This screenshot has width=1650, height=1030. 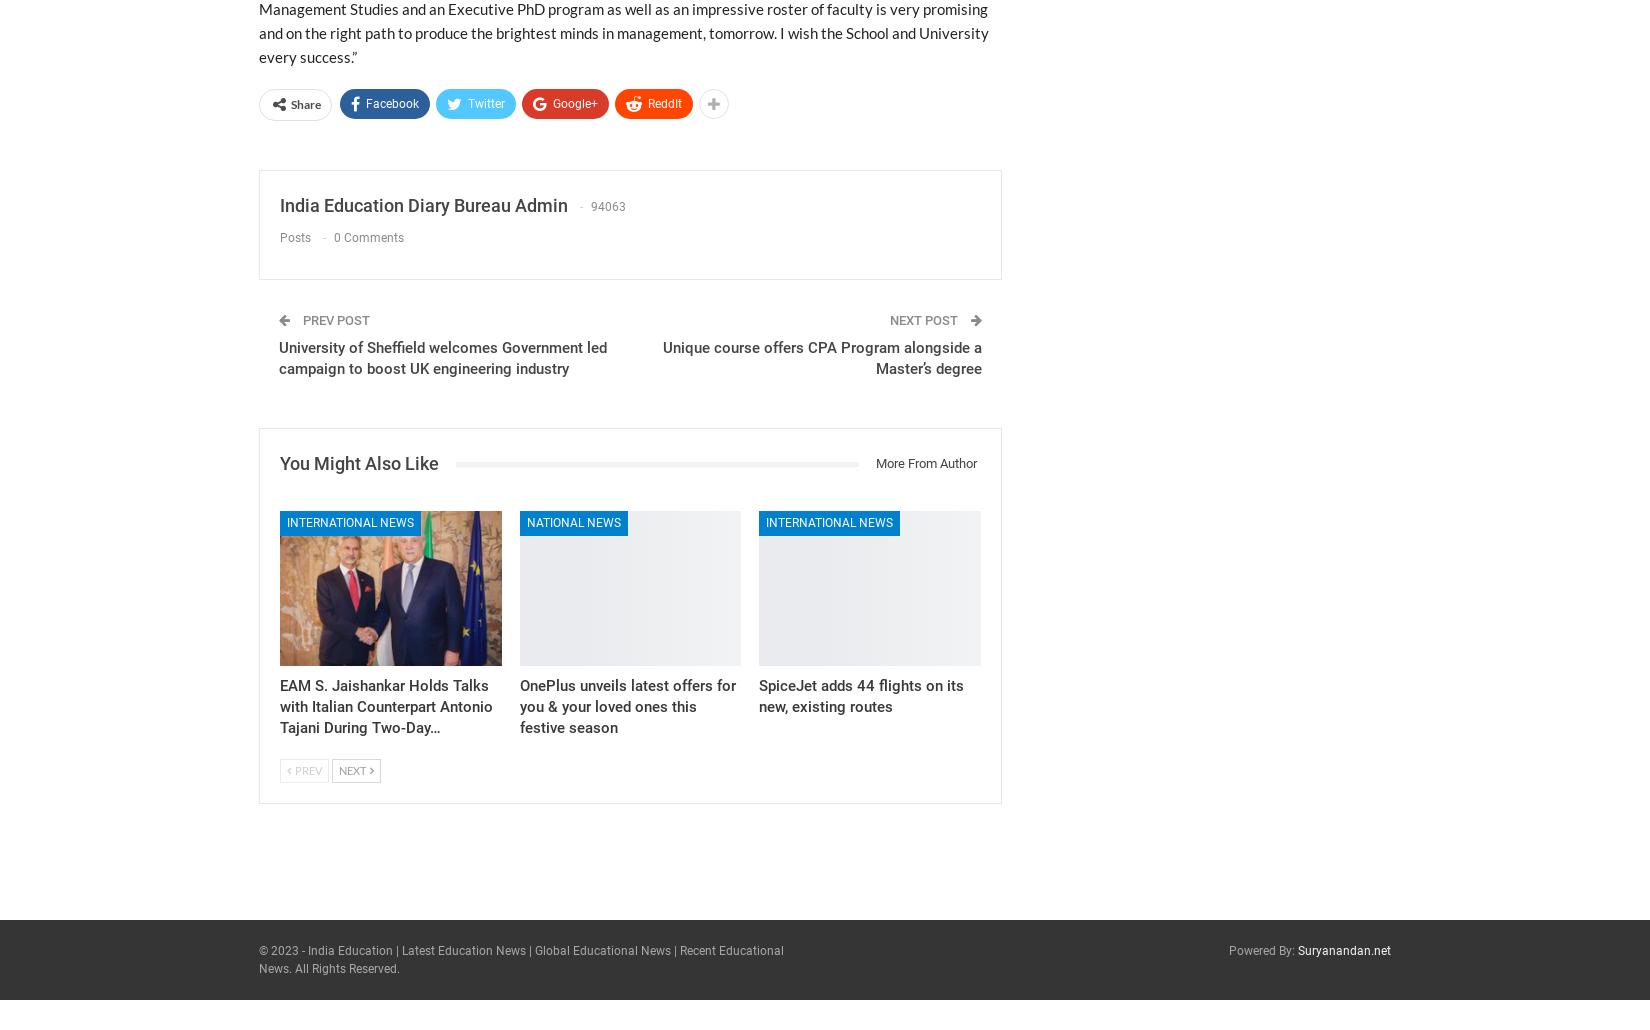 I want to click on 'Next Post', so click(x=889, y=319).